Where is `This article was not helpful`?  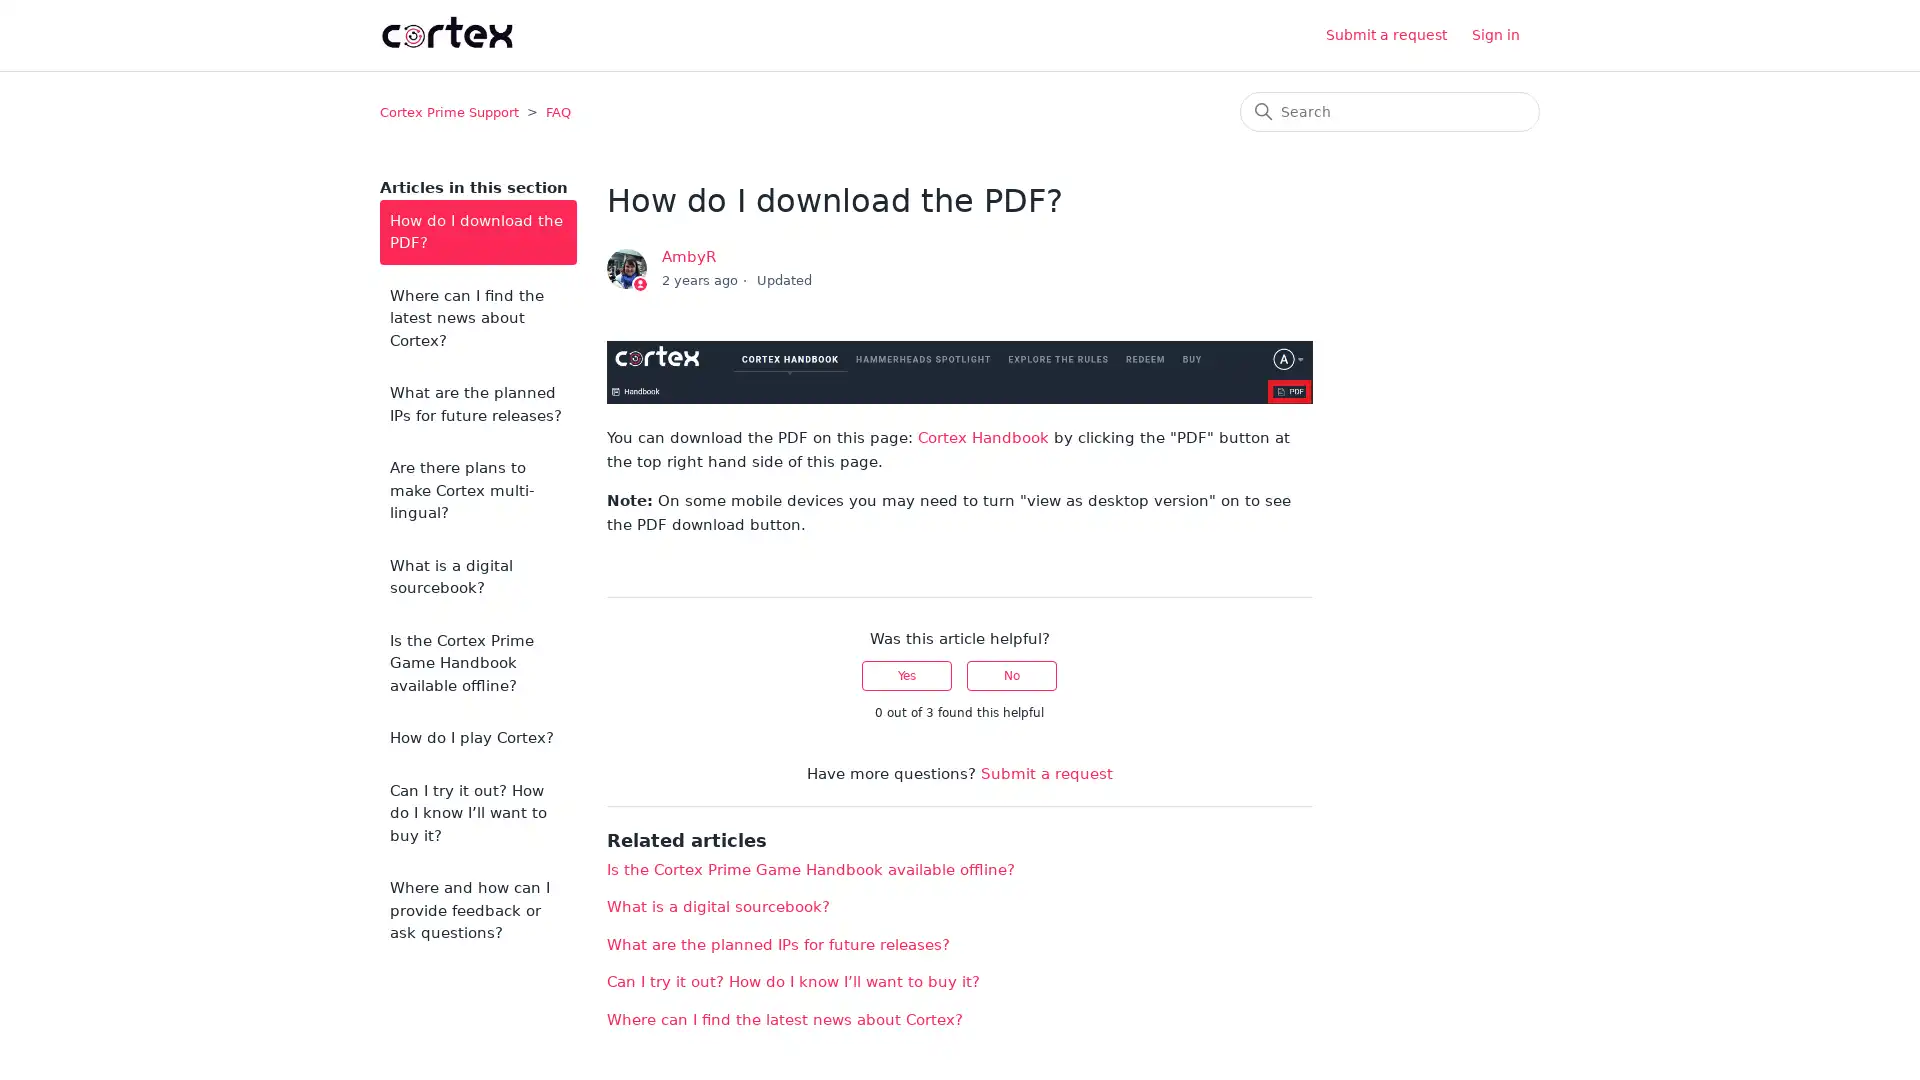 This article was not helpful is located at coordinates (1012, 675).